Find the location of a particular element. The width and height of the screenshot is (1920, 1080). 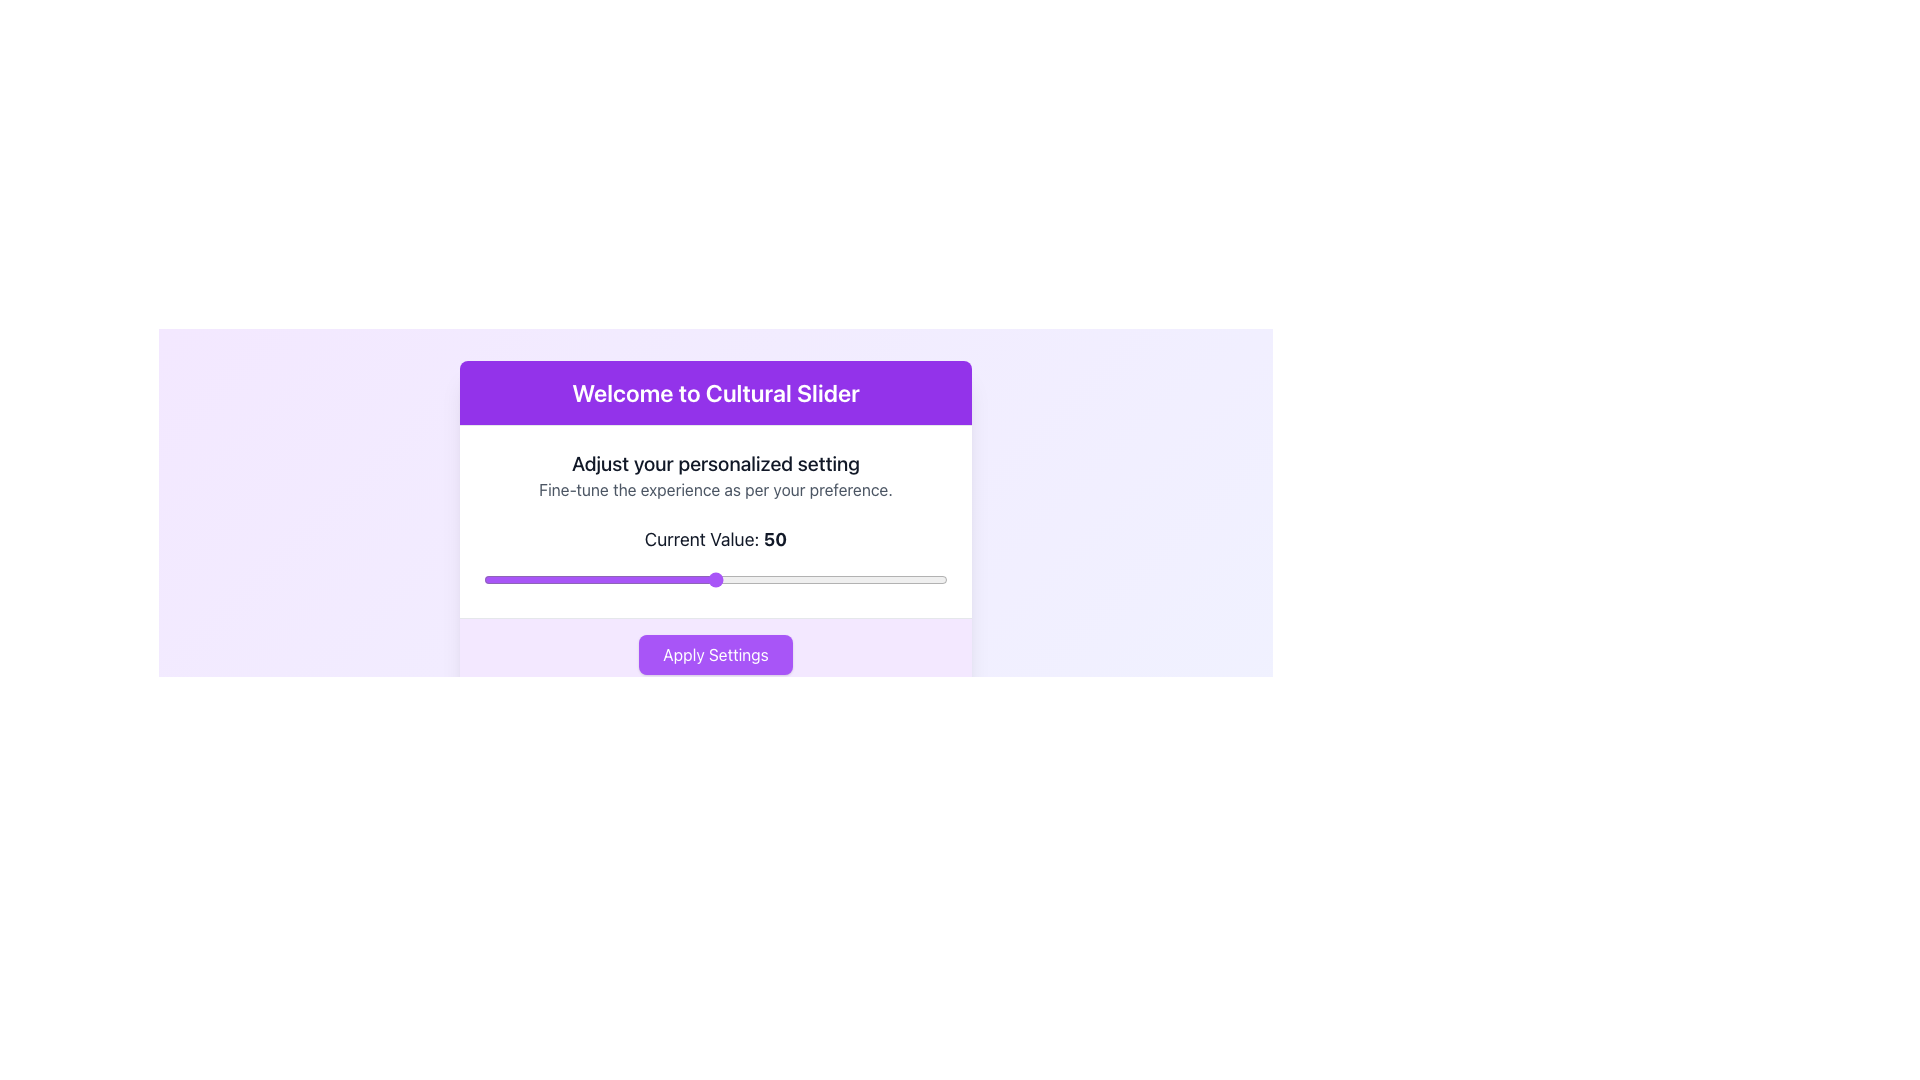

the slider is located at coordinates (539, 579).